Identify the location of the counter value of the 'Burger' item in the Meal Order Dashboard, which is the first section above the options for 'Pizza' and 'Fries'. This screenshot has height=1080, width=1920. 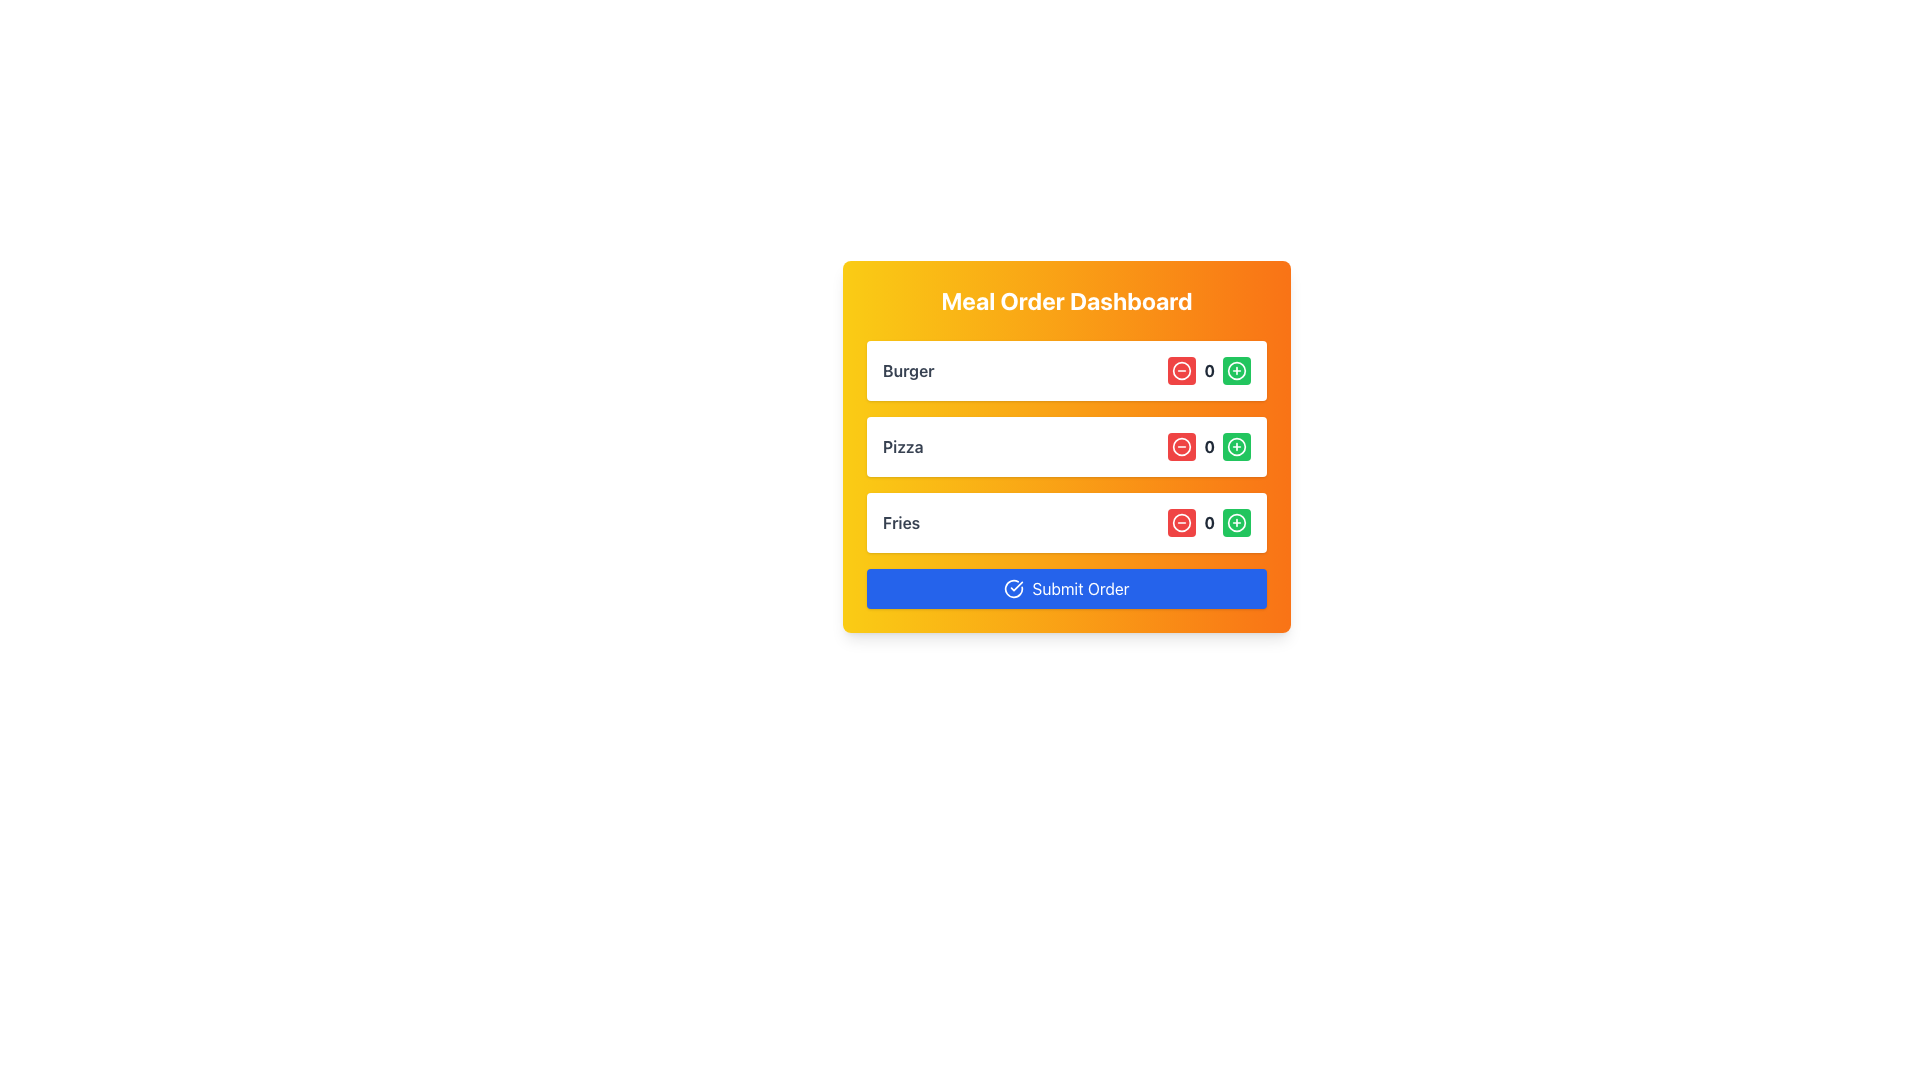
(1065, 370).